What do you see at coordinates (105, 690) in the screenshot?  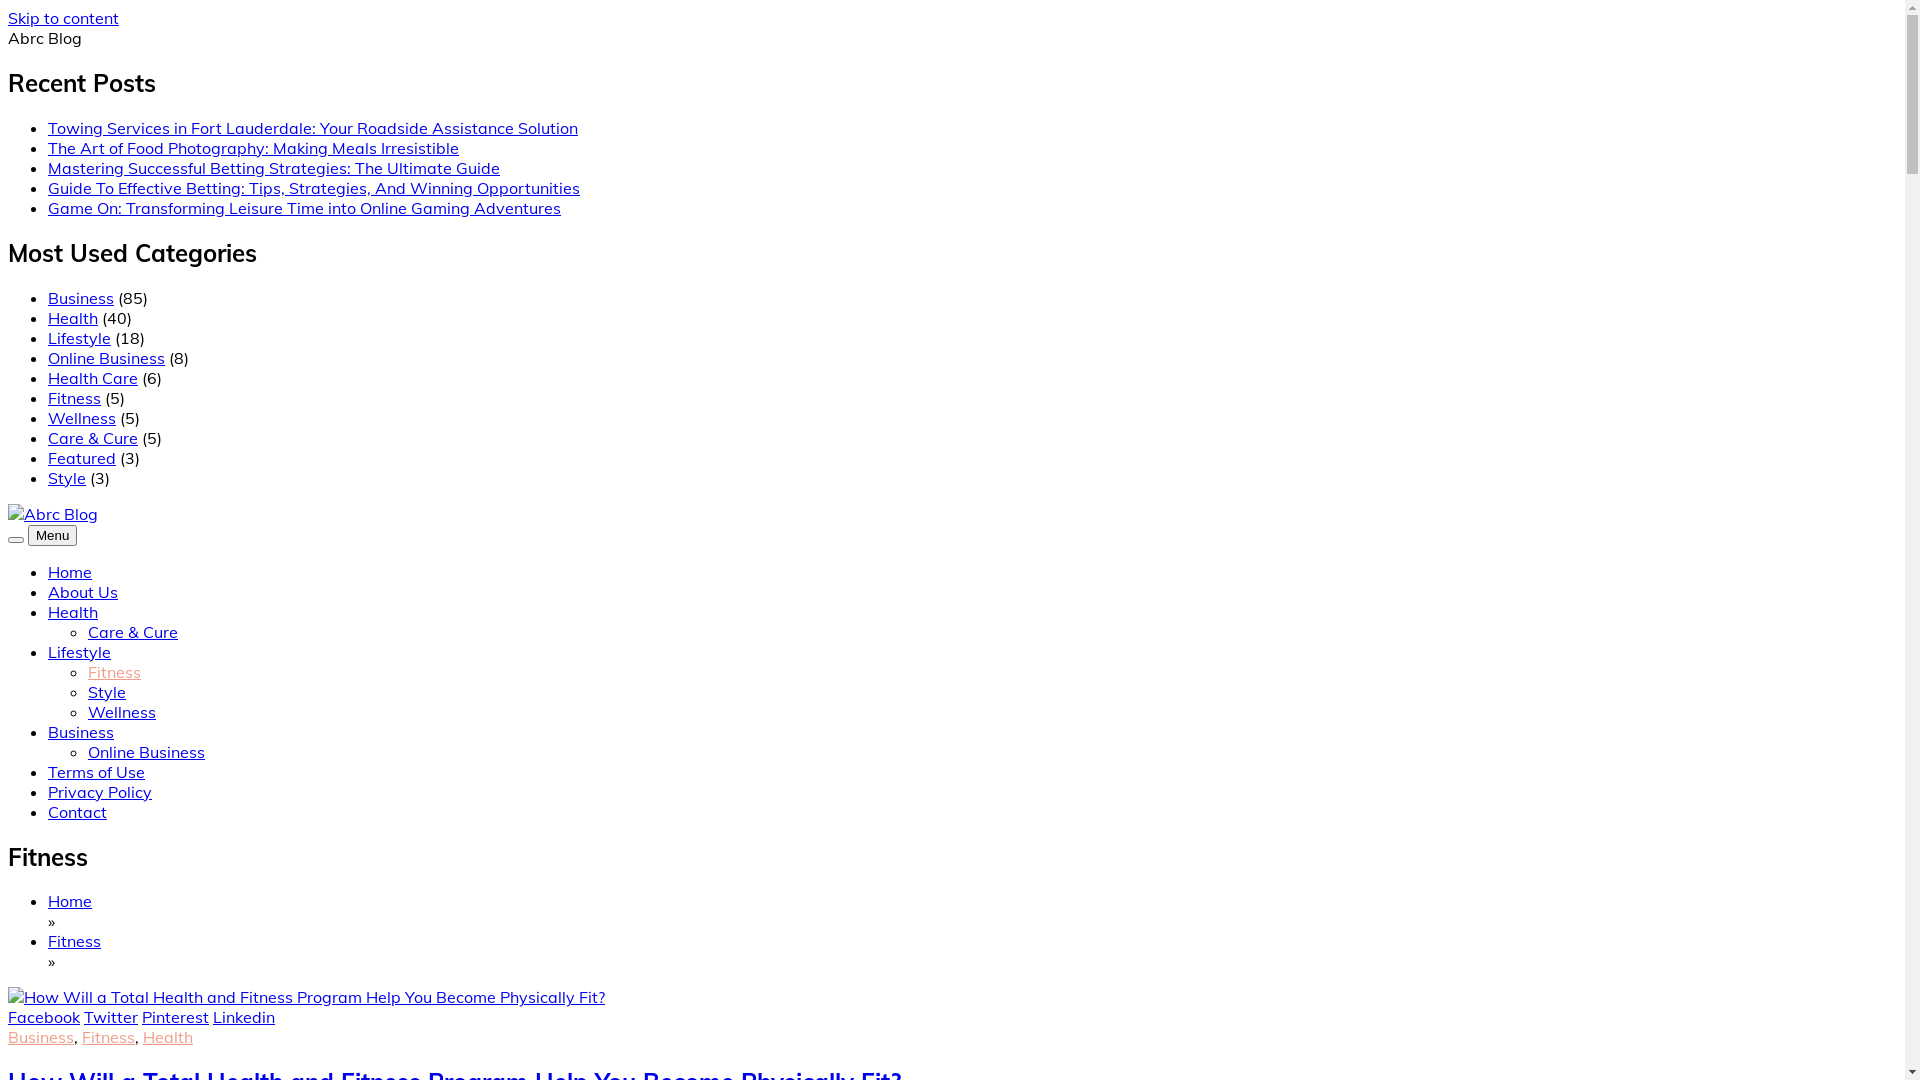 I see `'Style'` at bounding box center [105, 690].